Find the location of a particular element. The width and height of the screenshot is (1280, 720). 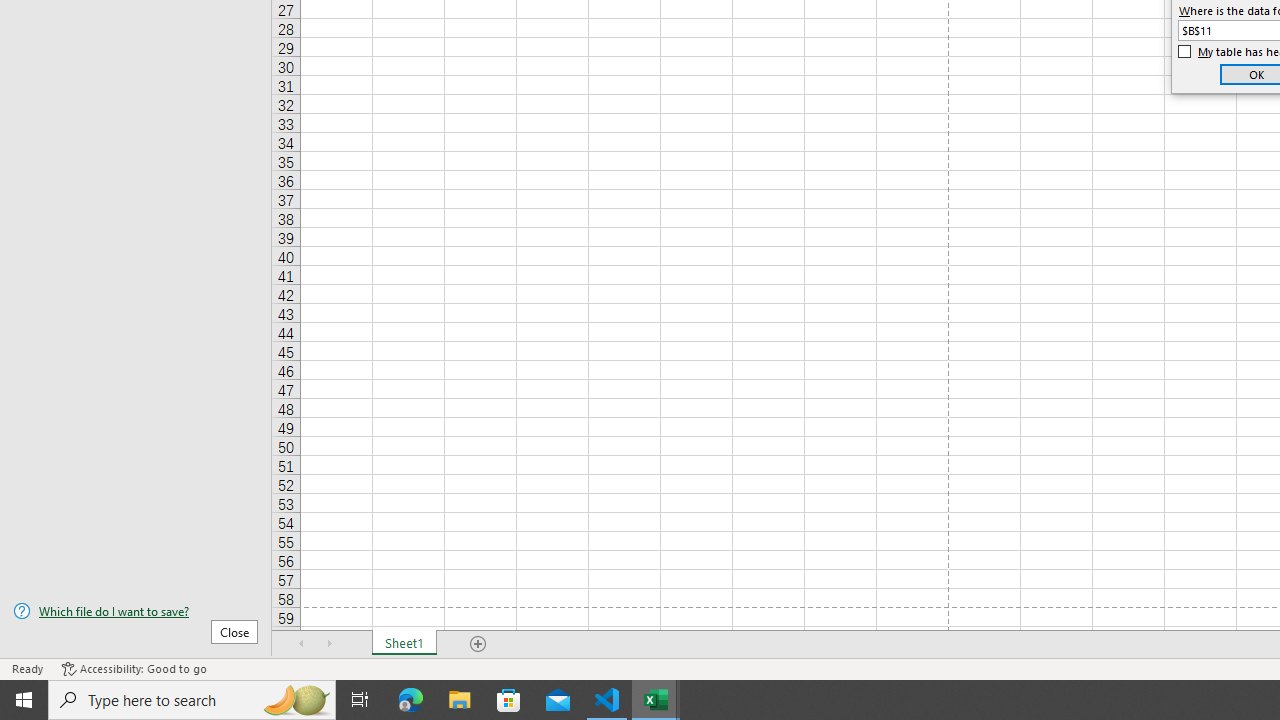

'Close' is located at coordinates (234, 631).